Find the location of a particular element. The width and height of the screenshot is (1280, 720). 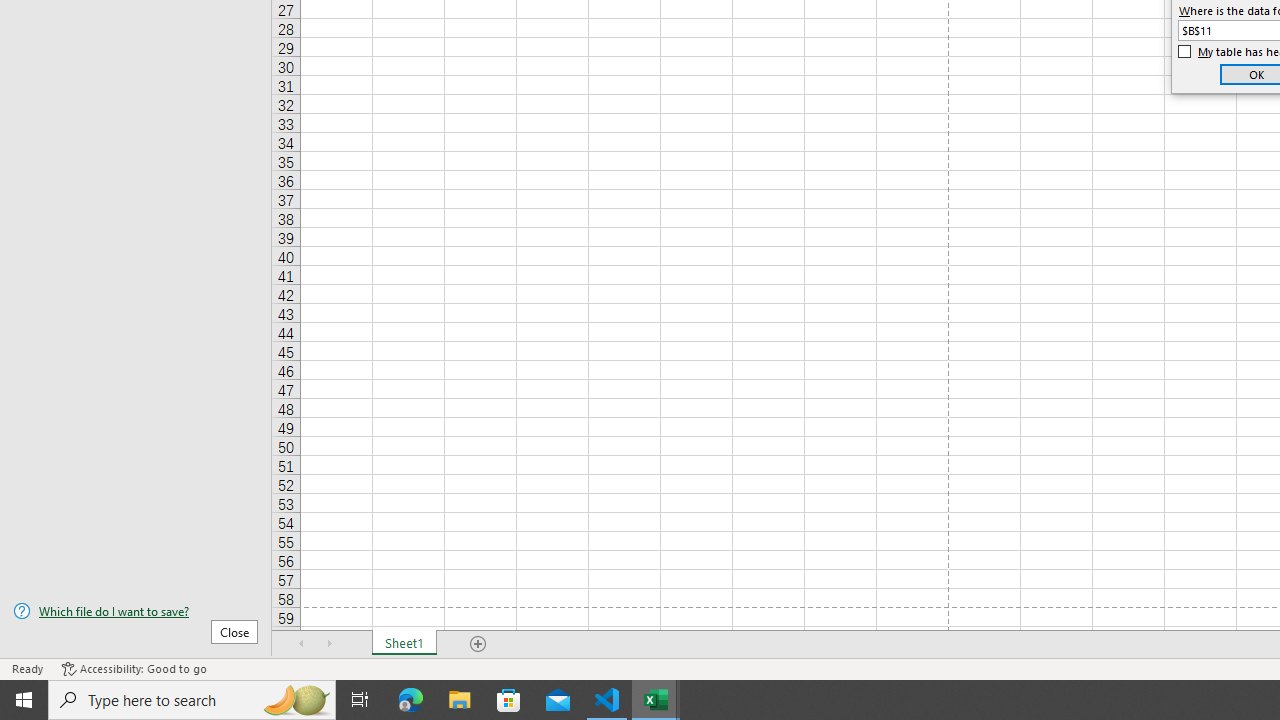

'Close' is located at coordinates (234, 631).